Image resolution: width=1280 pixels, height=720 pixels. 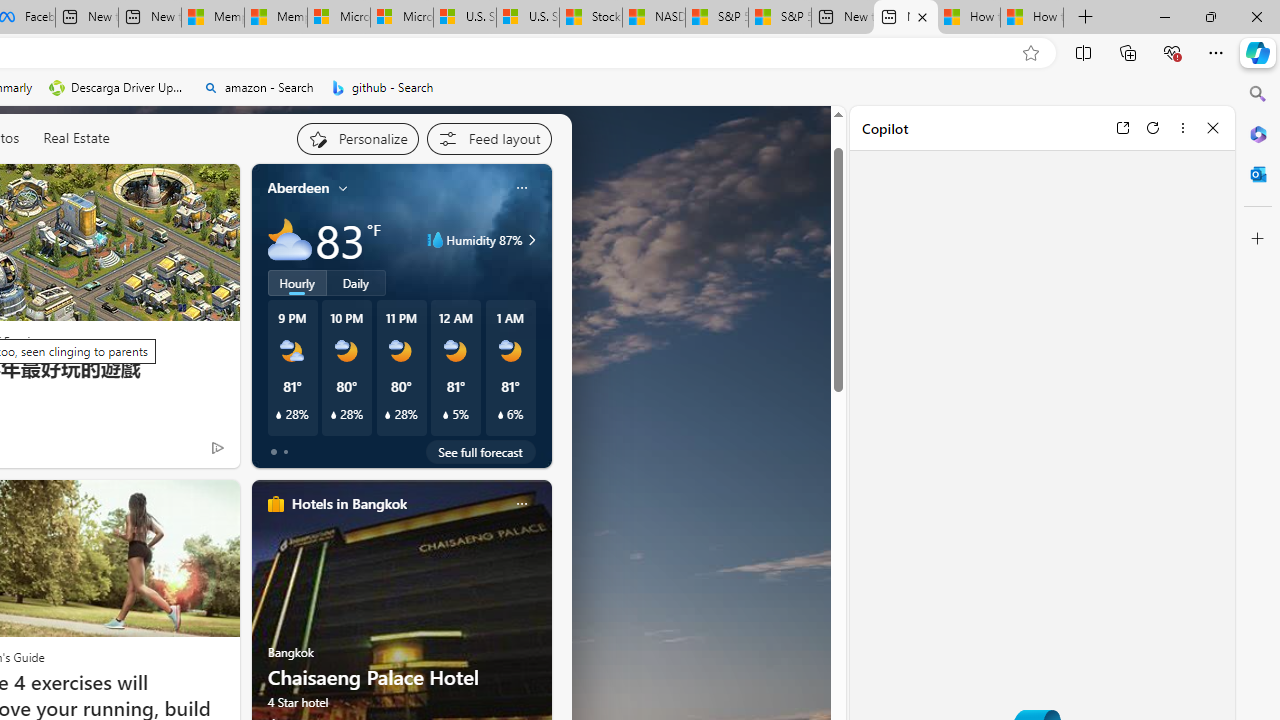 What do you see at coordinates (382, 87) in the screenshot?
I see `'github - Search'` at bounding box center [382, 87].